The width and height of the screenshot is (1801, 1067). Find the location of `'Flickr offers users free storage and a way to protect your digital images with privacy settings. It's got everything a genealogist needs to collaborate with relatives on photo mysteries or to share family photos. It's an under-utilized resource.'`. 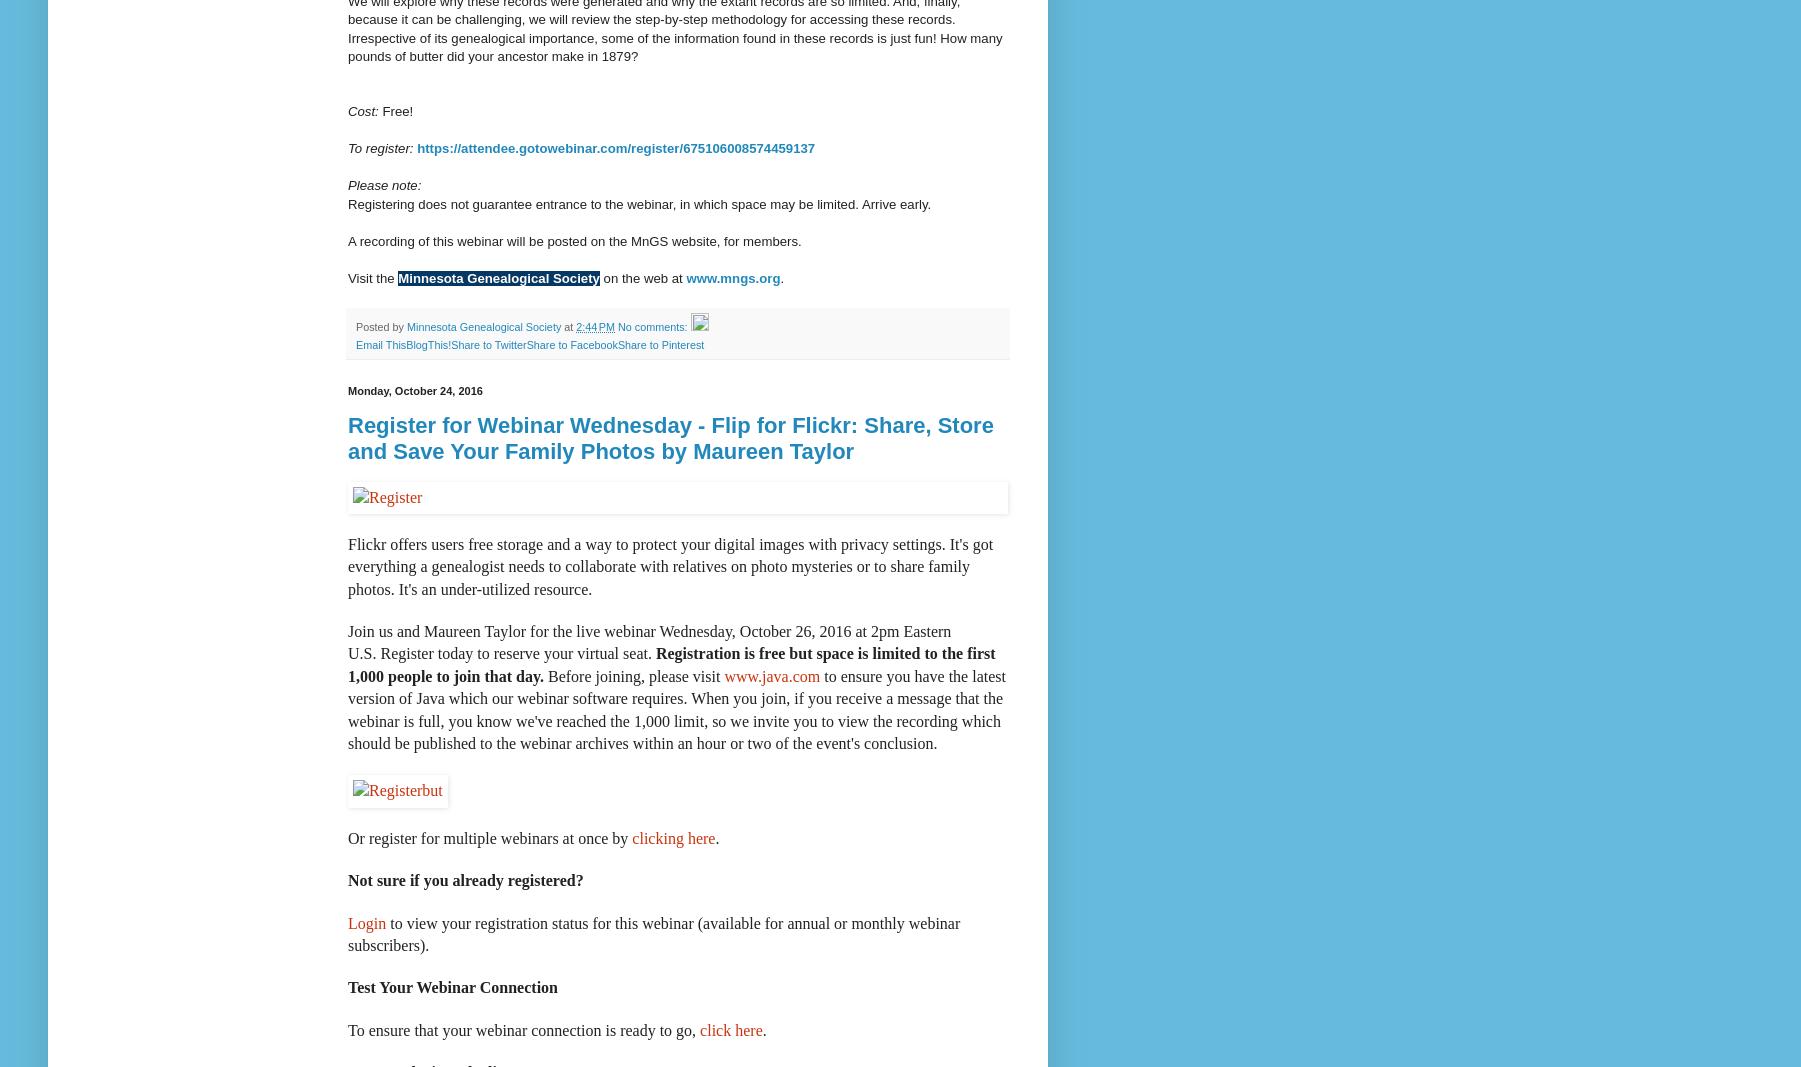

'Flickr offers users free storage and a way to protect your digital images with privacy settings. It's got everything a genealogist needs to collaborate with relatives on photo mysteries or to share family photos. It's an under-utilized resource.' is located at coordinates (669, 566).